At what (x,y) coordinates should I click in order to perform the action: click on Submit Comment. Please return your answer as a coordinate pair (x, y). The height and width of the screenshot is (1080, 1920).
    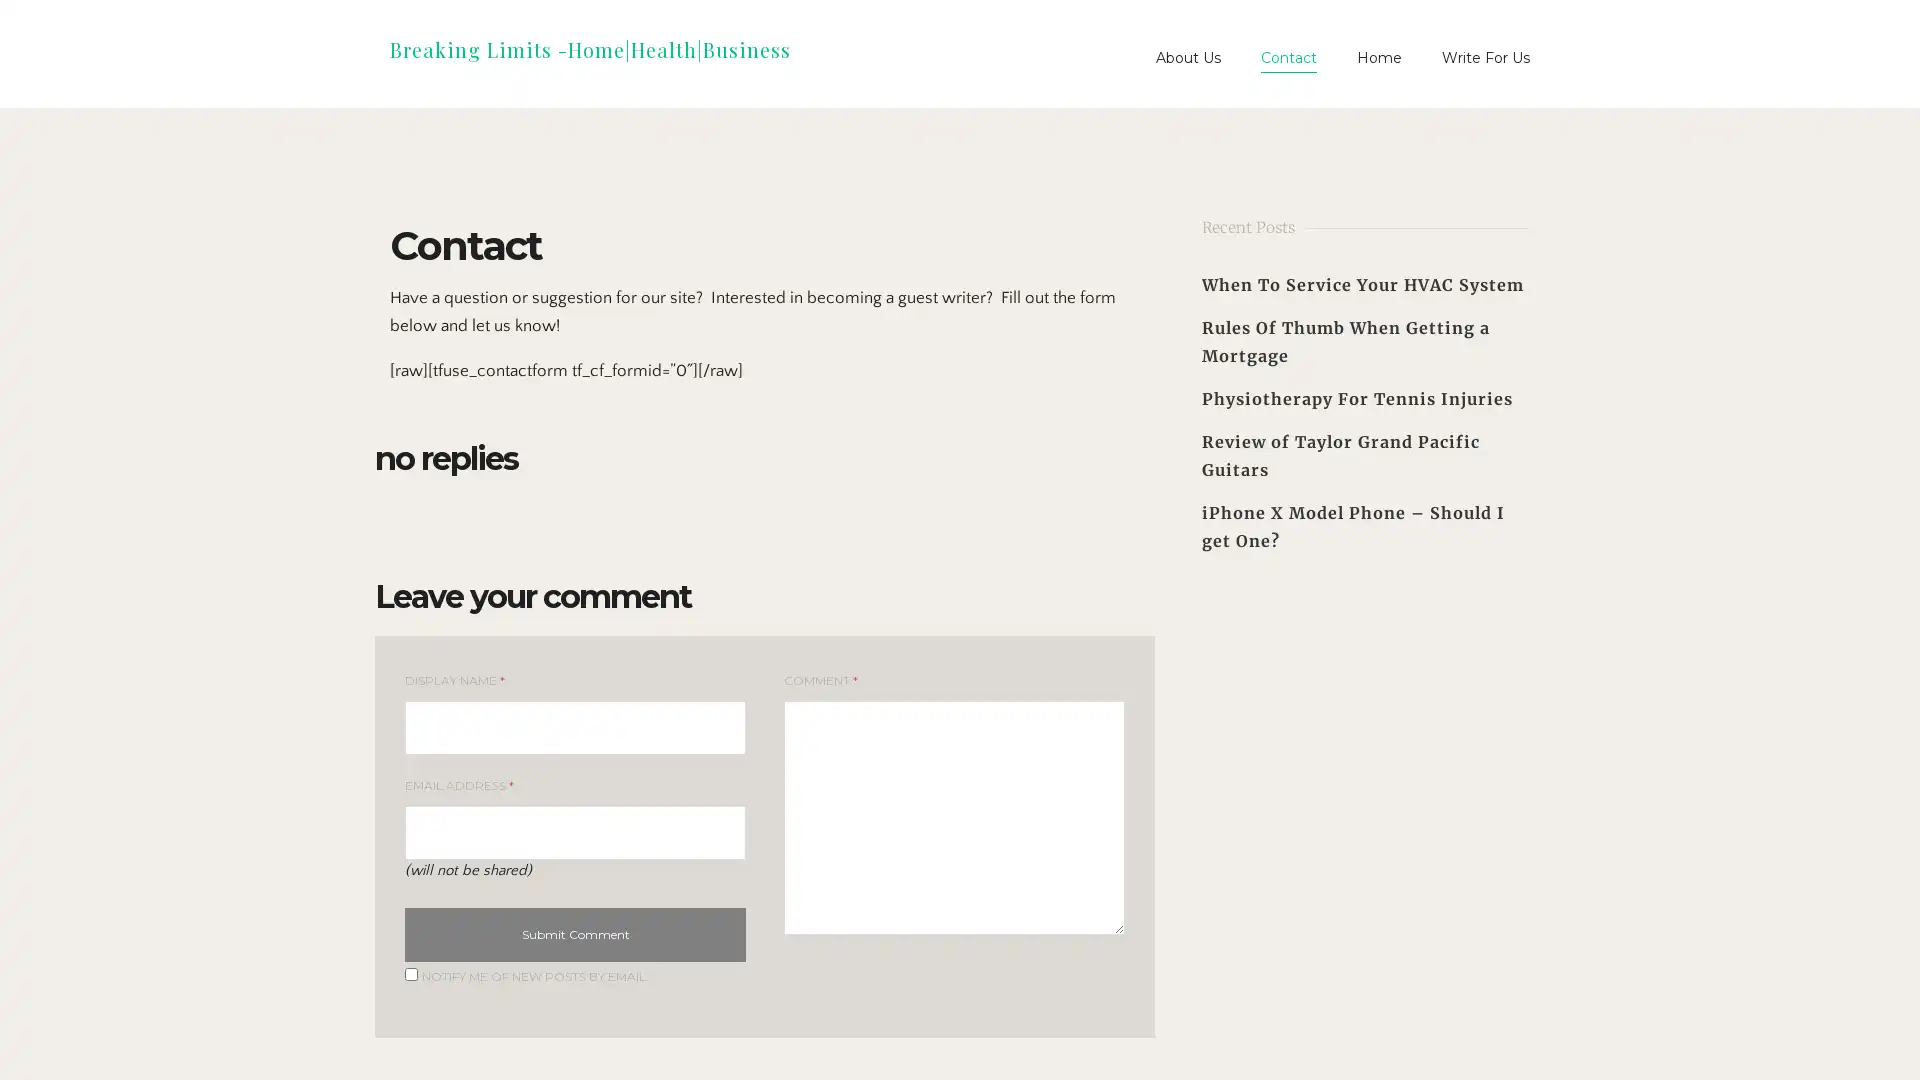
    Looking at the image, I should click on (574, 933).